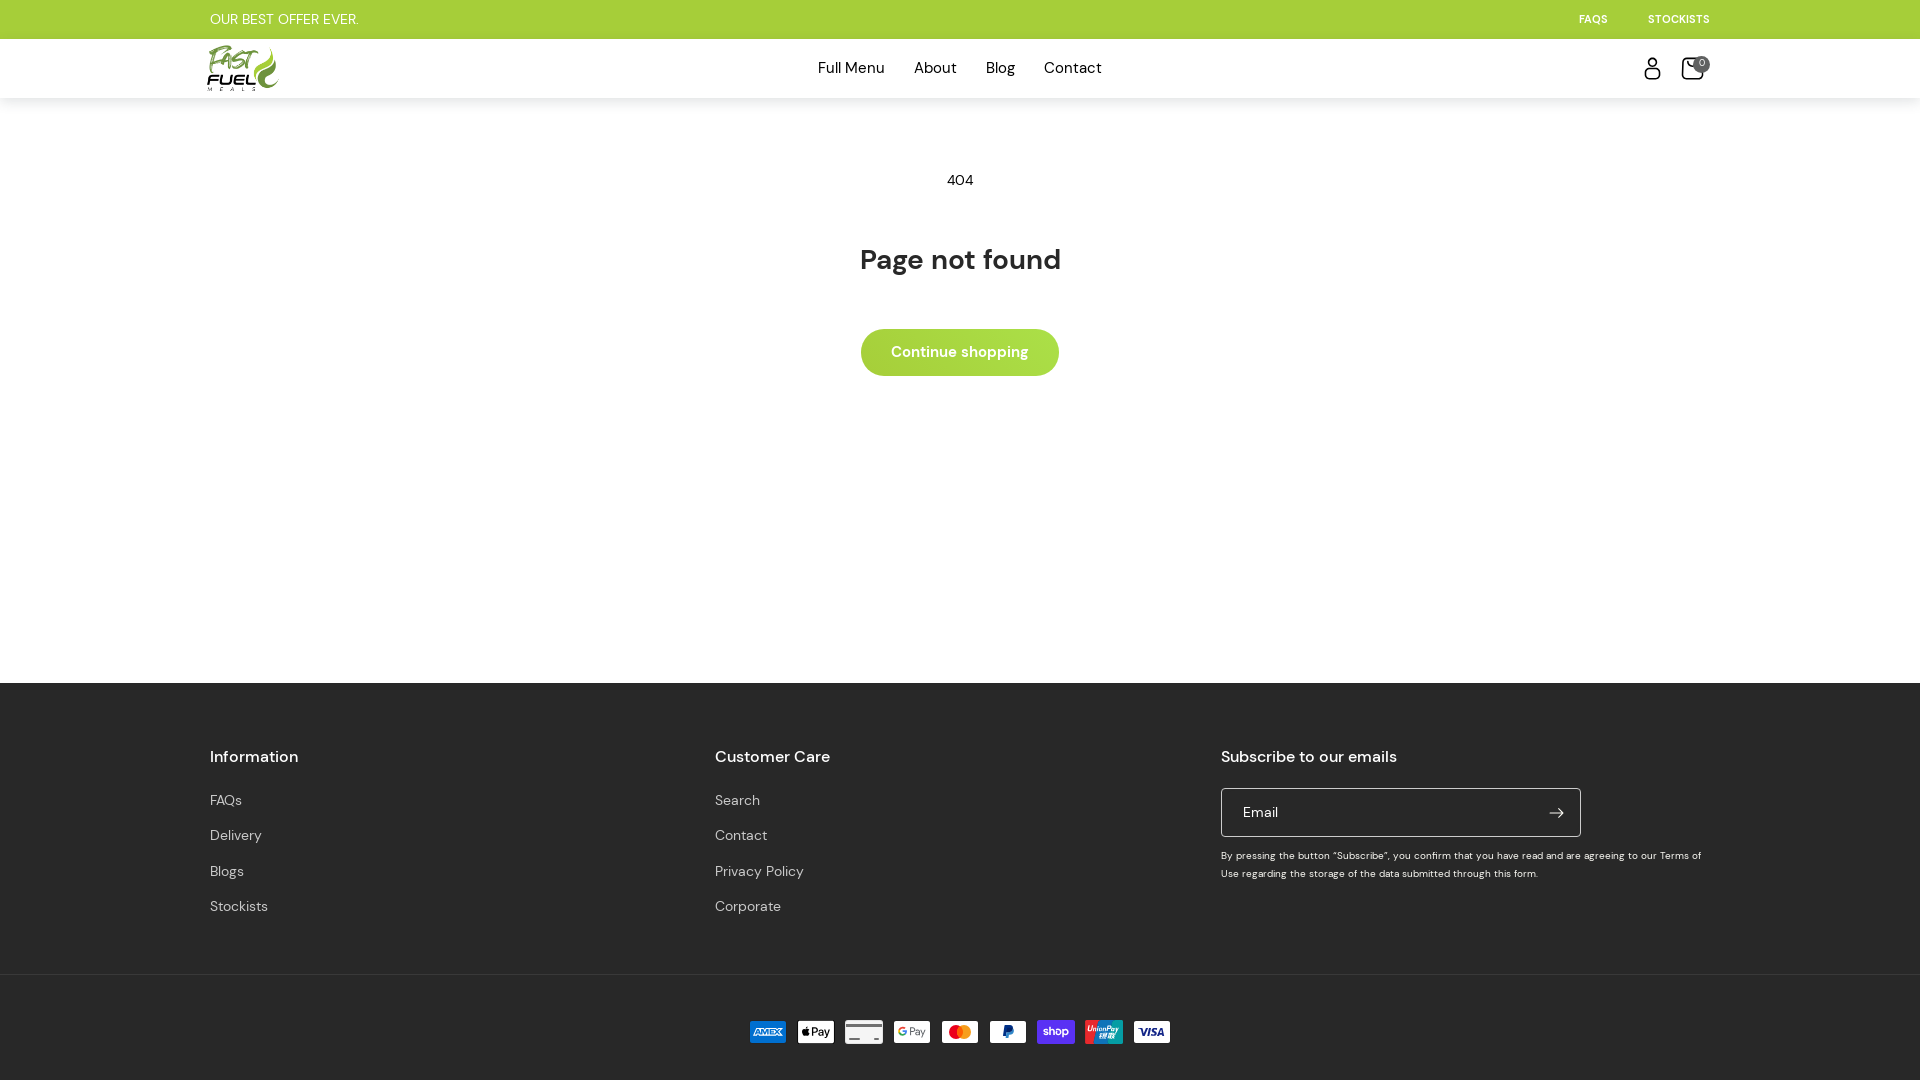 Image resolution: width=1920 pixels, height=1080 pixels. I want to click on 'FAQs', so click(225, 801).